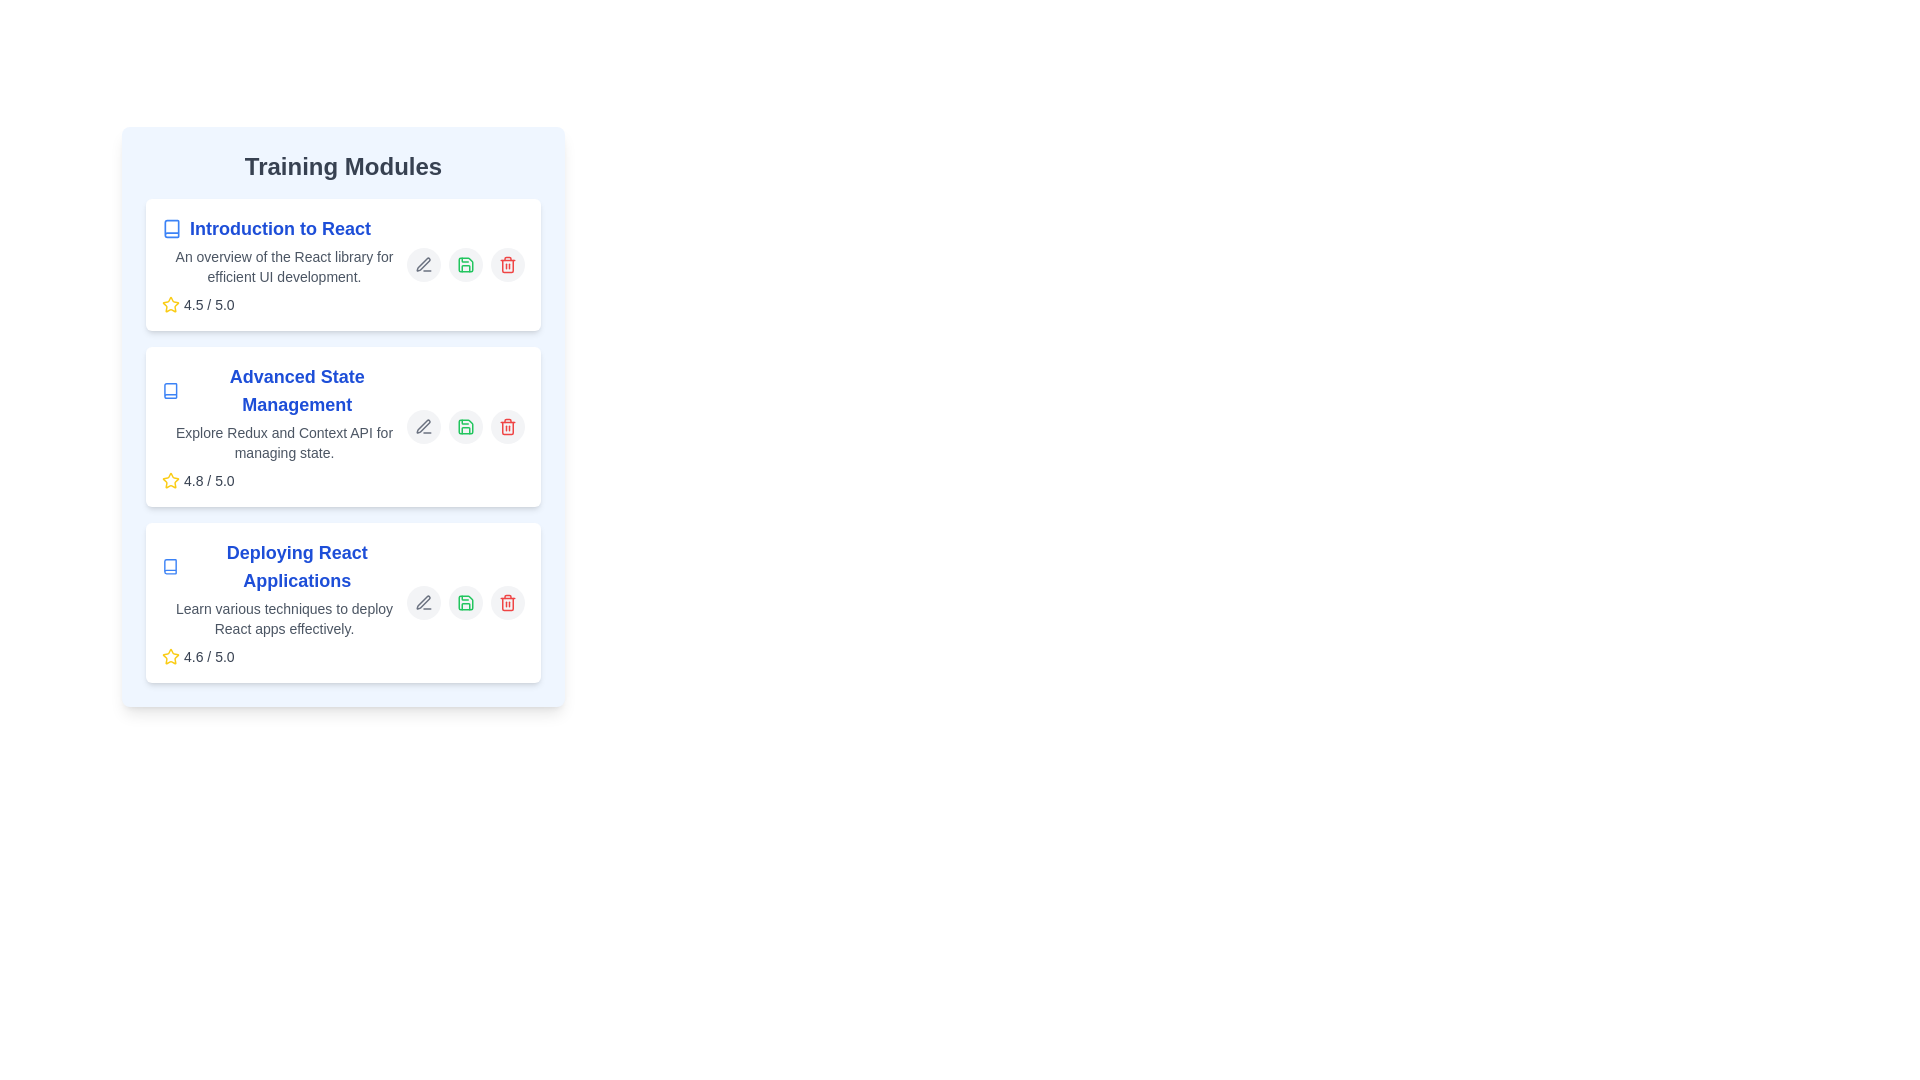 This screenshot has width=1920, height=1080. Describe the element at coordinates (464, 601) in the screenshot. I see `the green floppy disk icon located at the top-right corner of the third card in the grid of training modules` at that location.